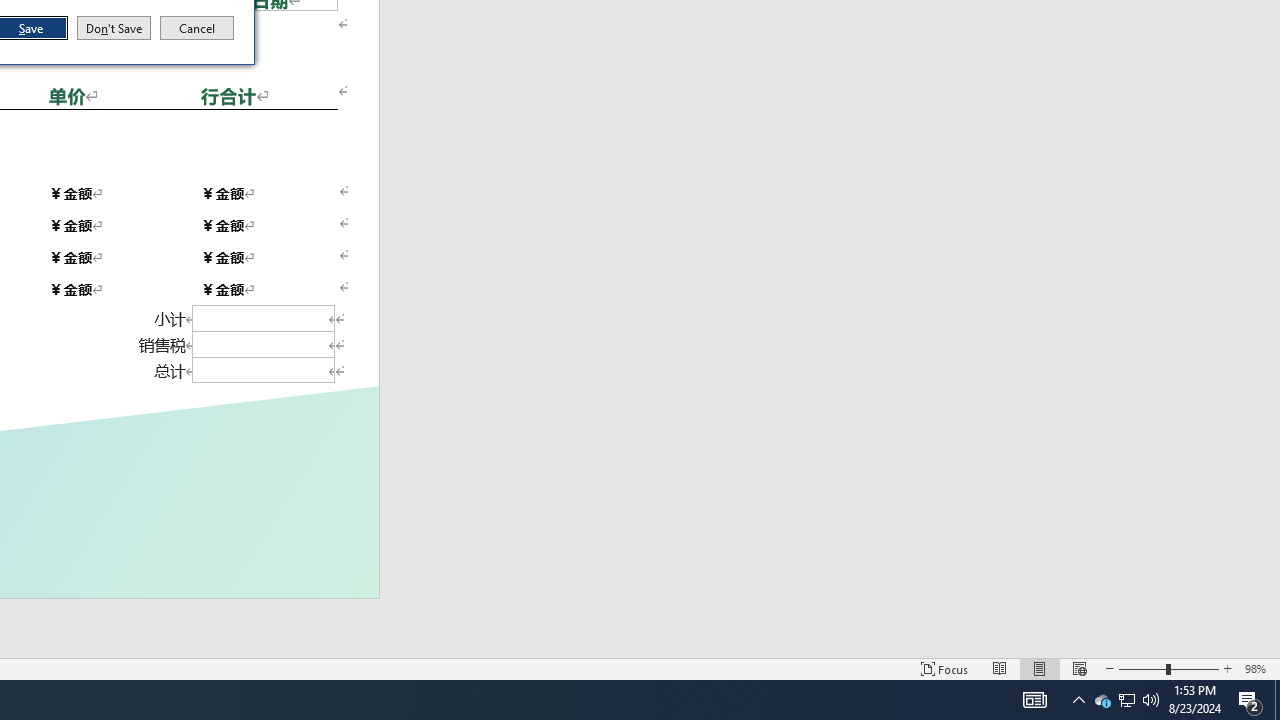 The width and height of the screenshot is (1280, 720). I want to click on 'Don', so click(112, 28).